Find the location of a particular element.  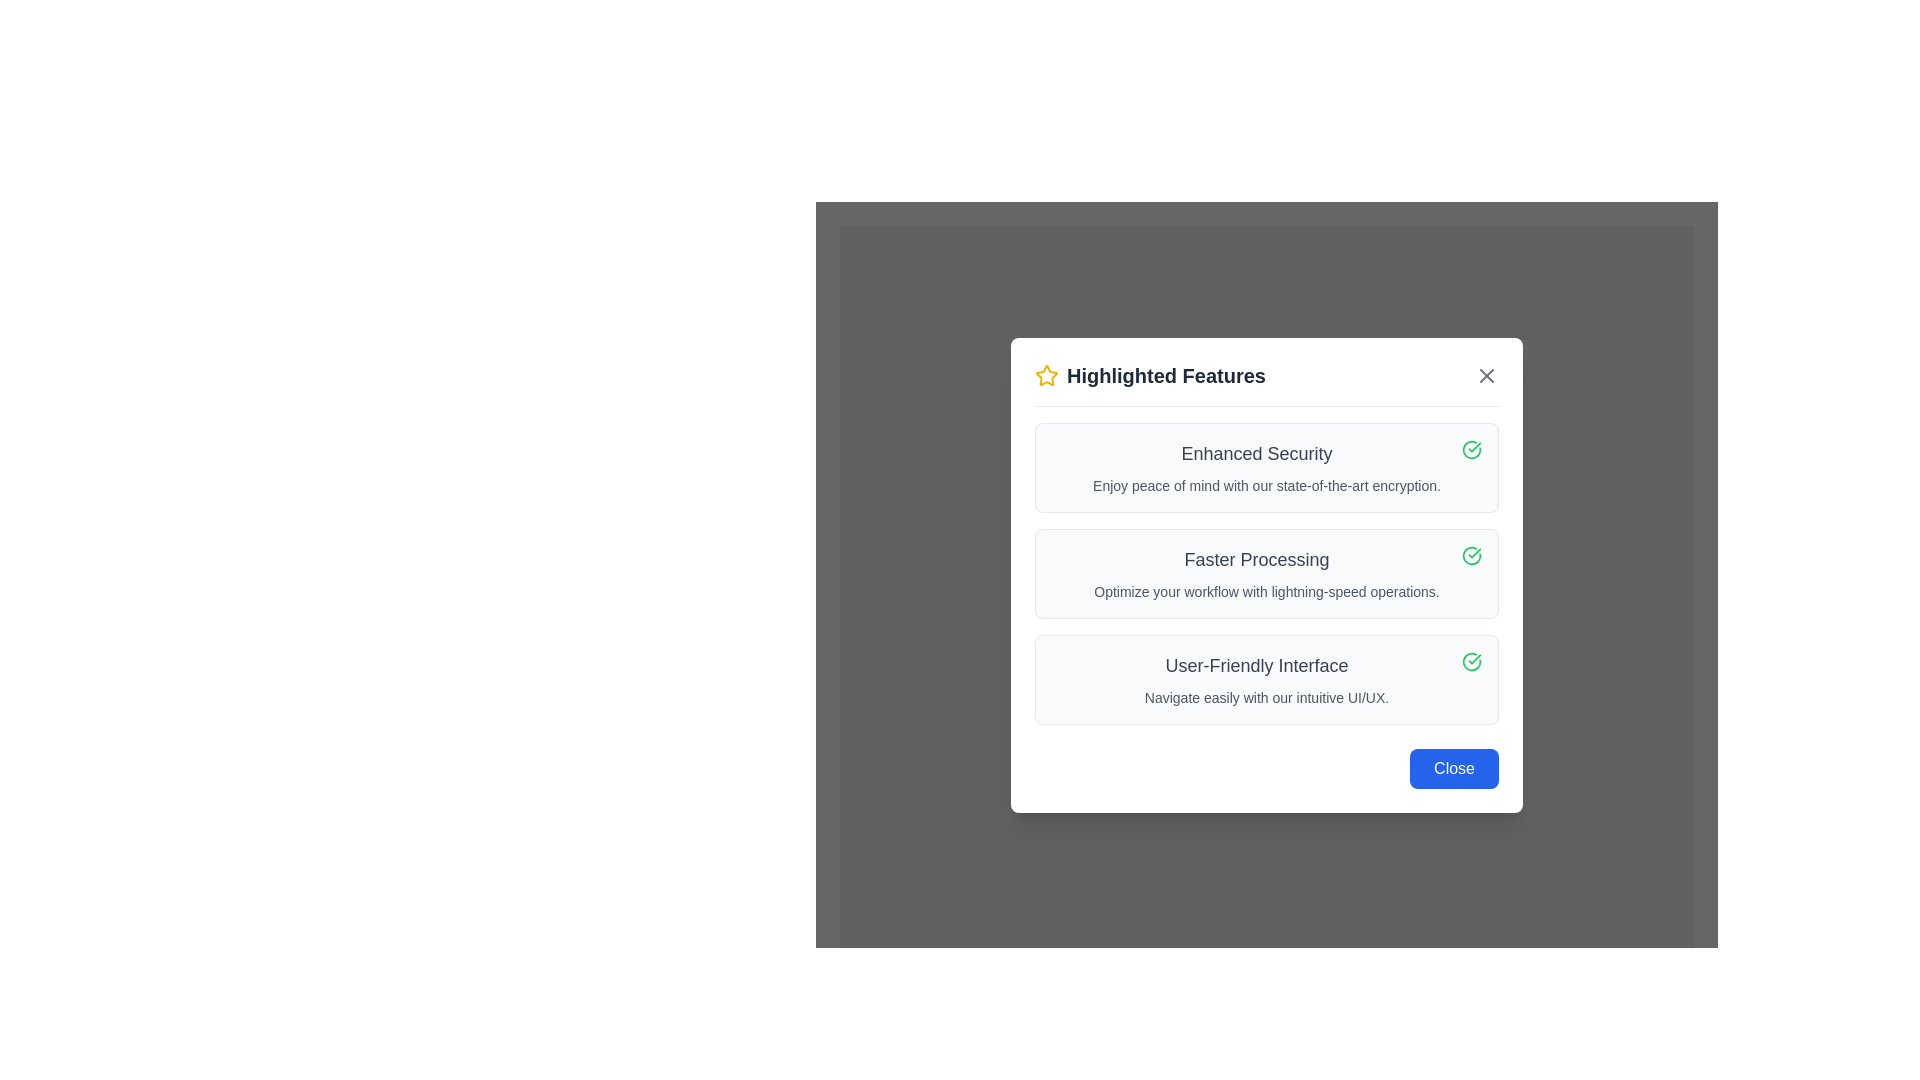

the descriptive text that reads 'Optimize your workflow with lightning-speed operations.' located below the header 'Faster Processing' in the second section card of the modal is located at coordinates (1266, 590).